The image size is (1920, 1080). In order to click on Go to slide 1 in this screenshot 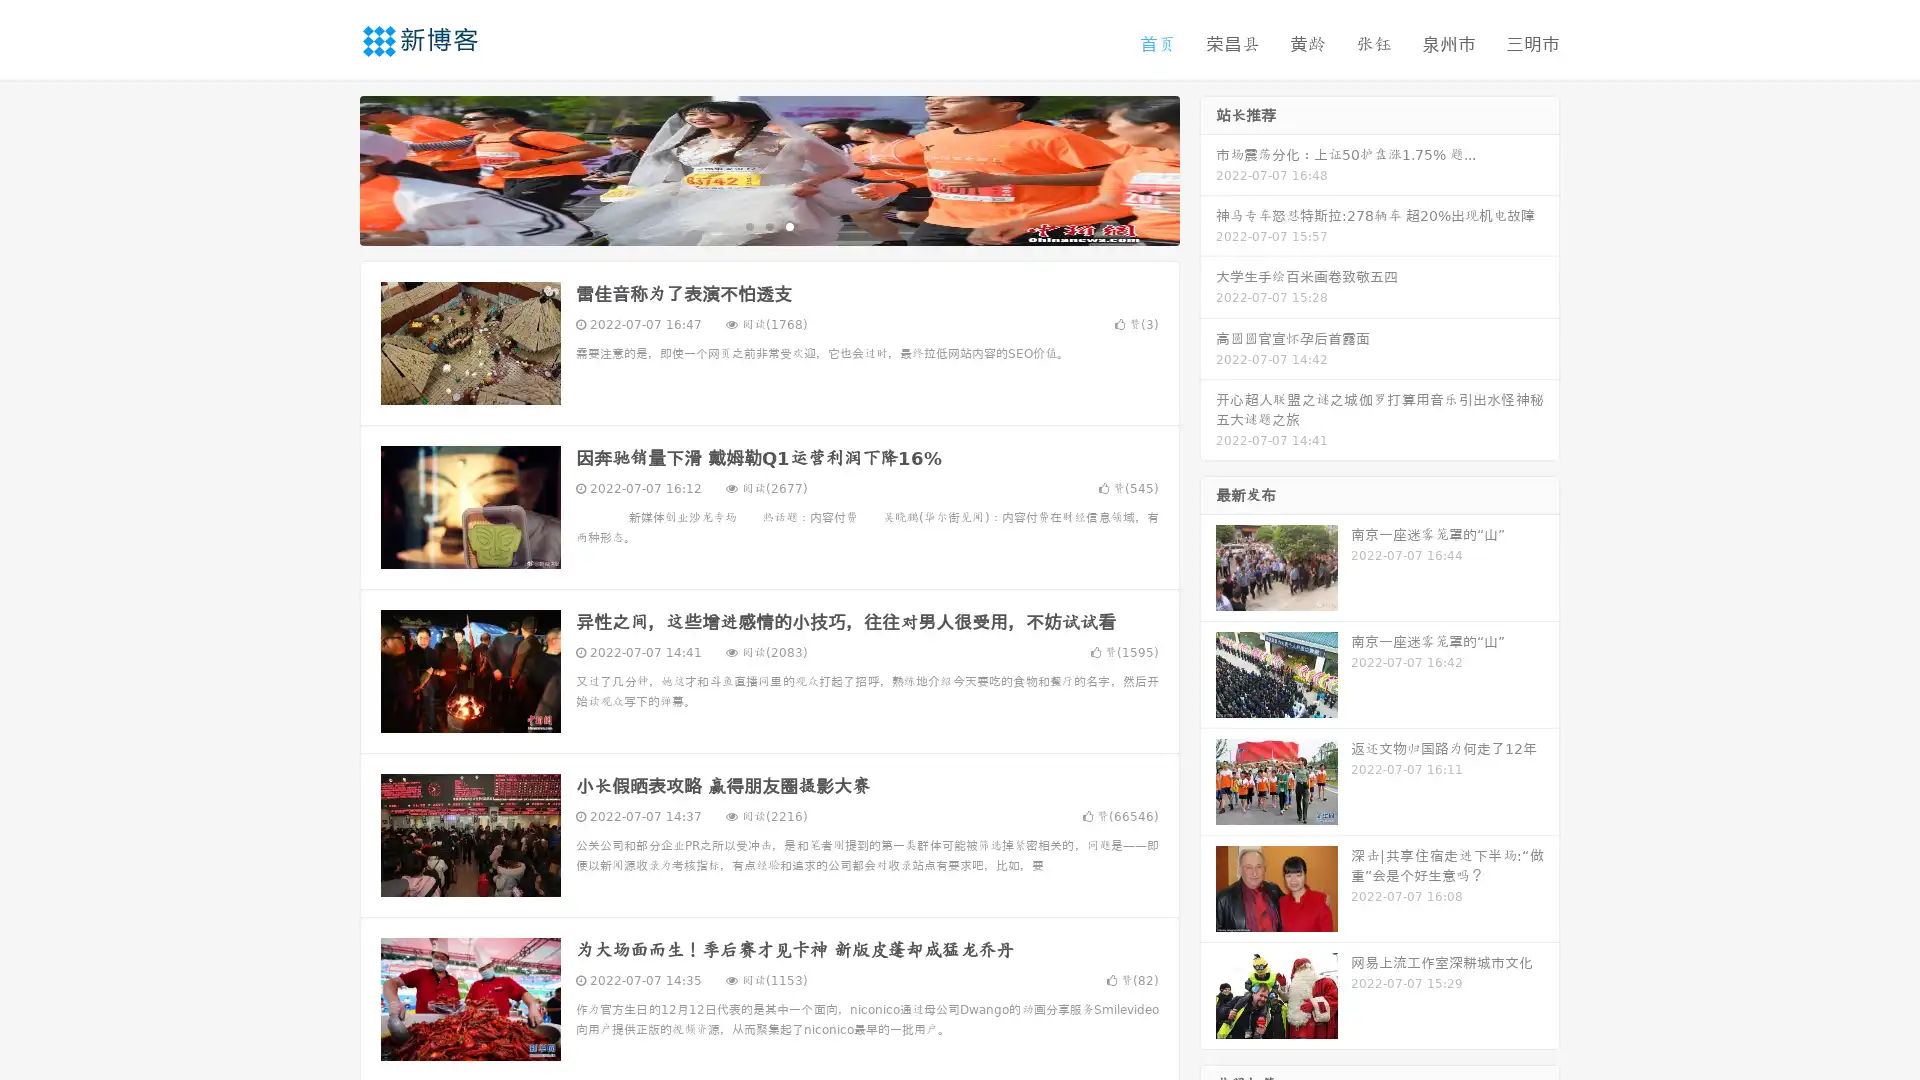, I will do `click(748, 225)`.